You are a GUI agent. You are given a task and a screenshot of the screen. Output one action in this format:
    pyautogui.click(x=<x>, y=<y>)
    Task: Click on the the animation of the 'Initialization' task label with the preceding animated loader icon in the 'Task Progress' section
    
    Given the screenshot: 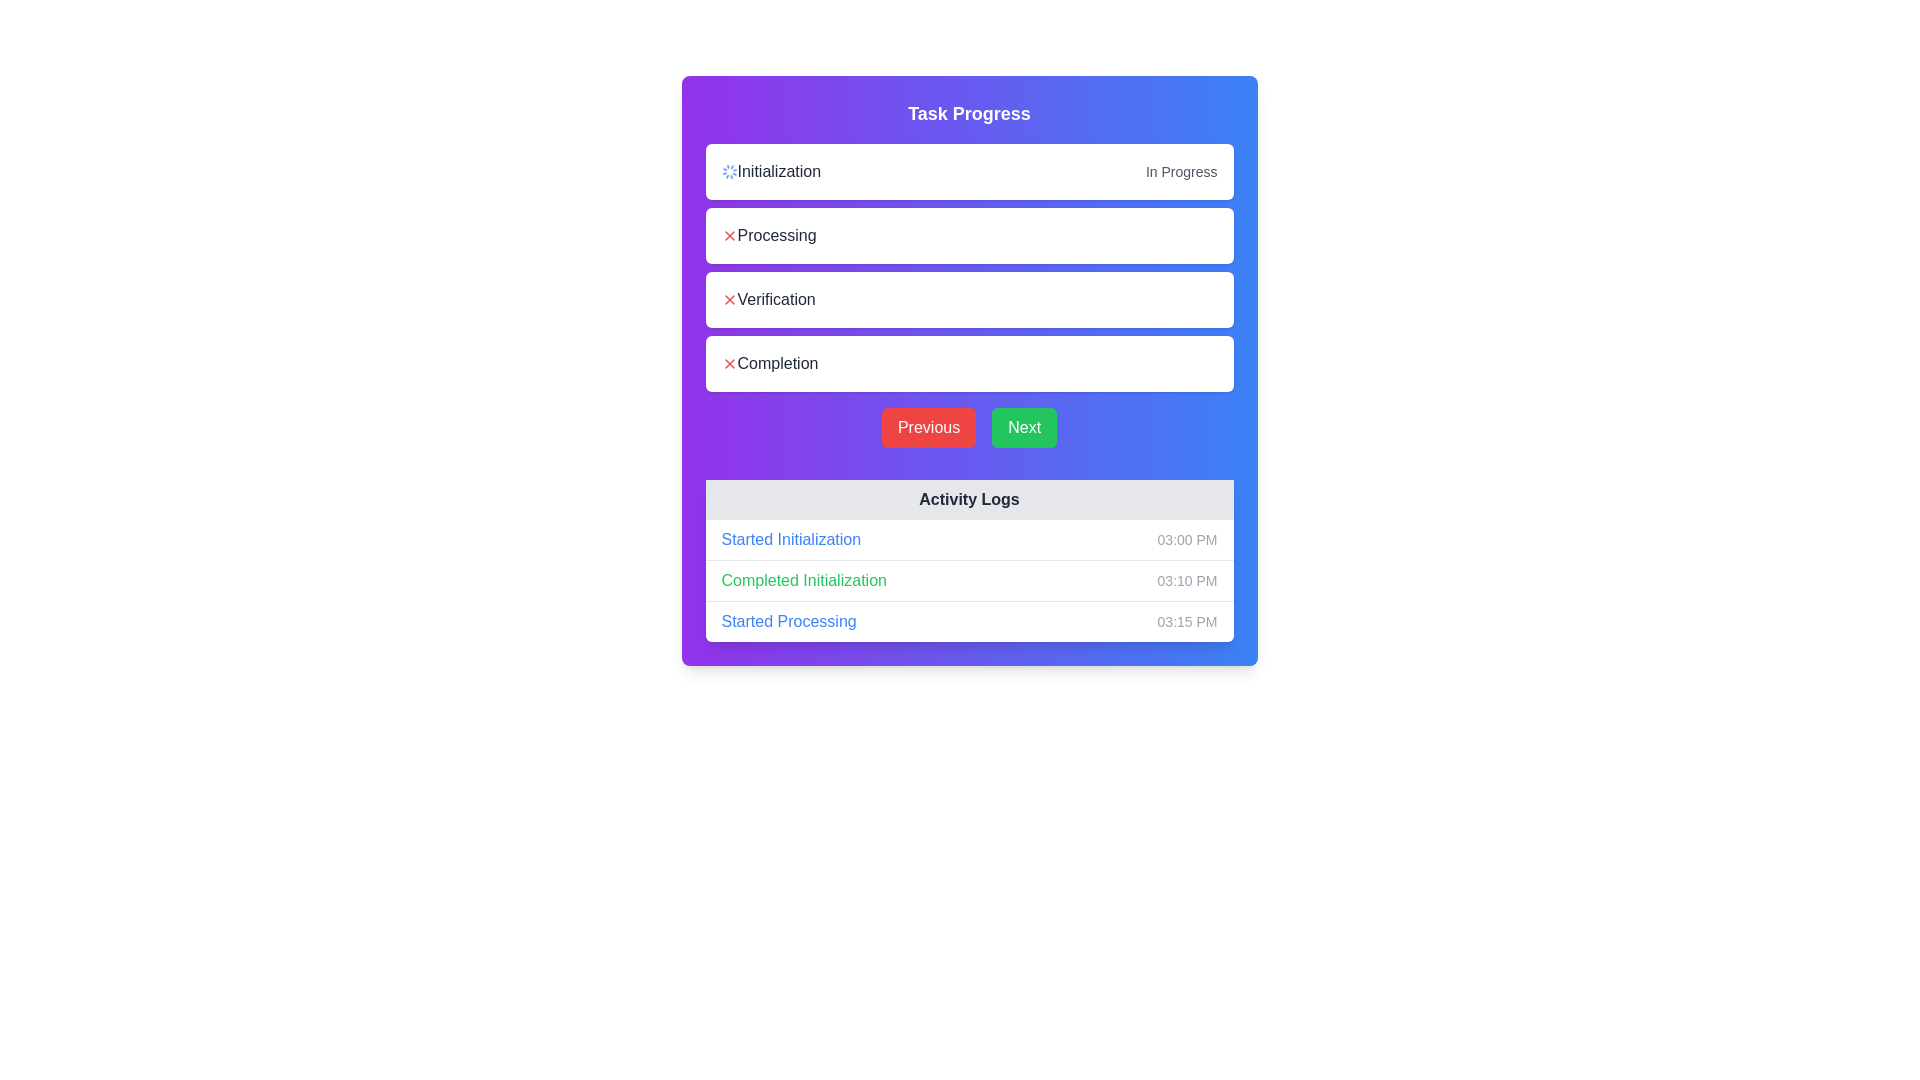 What is the action you would take?
    pyautogui.click(x=770, y=171)
    